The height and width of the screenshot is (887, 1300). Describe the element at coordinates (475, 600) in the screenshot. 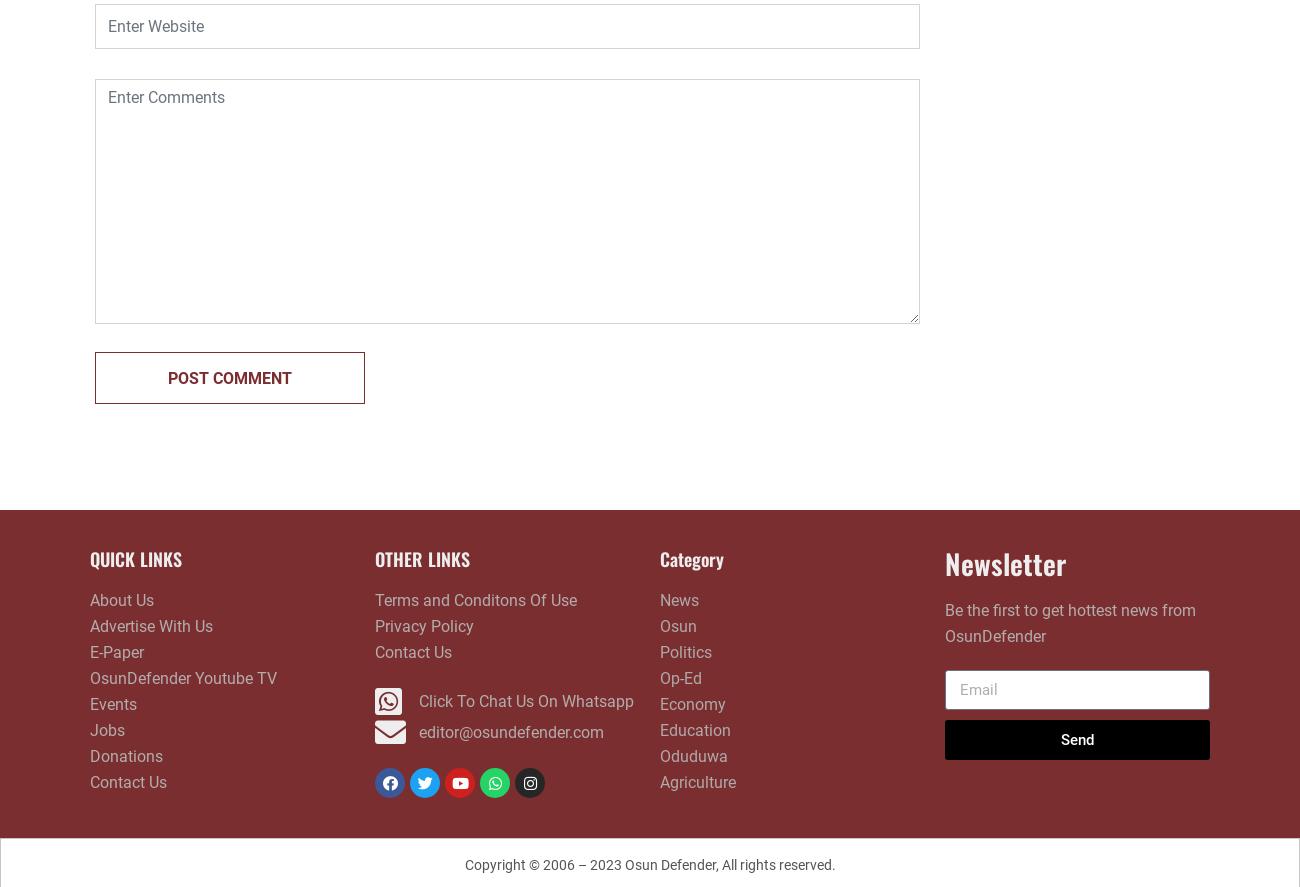

I see `'Terms and Conditons Of Use'` at that location.